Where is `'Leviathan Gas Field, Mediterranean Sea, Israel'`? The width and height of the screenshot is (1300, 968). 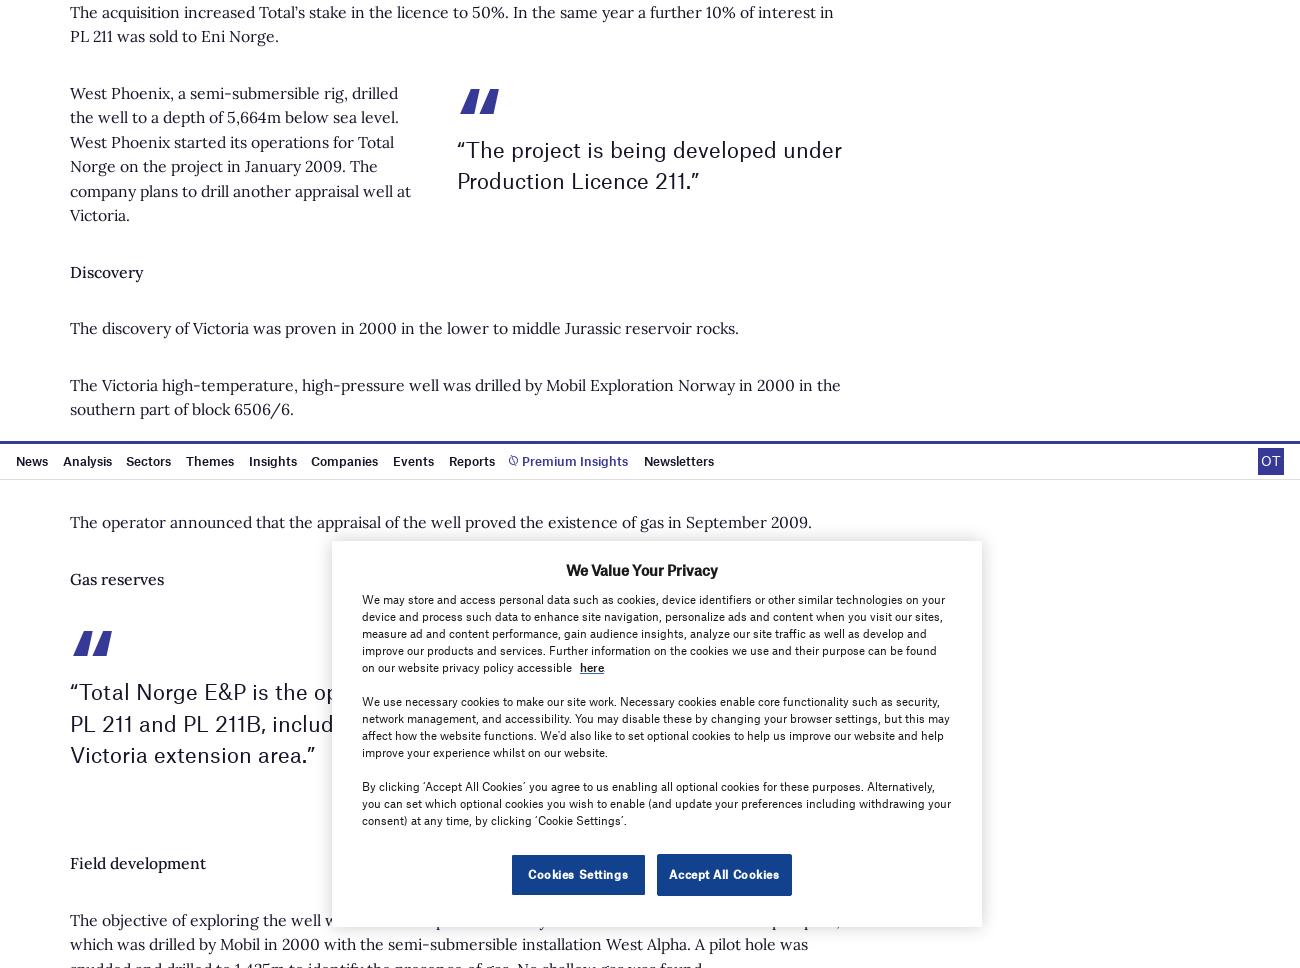
'Leviathan Gas Field, Mediterranean Sea, Israel' is located at coordinates (670, 93).